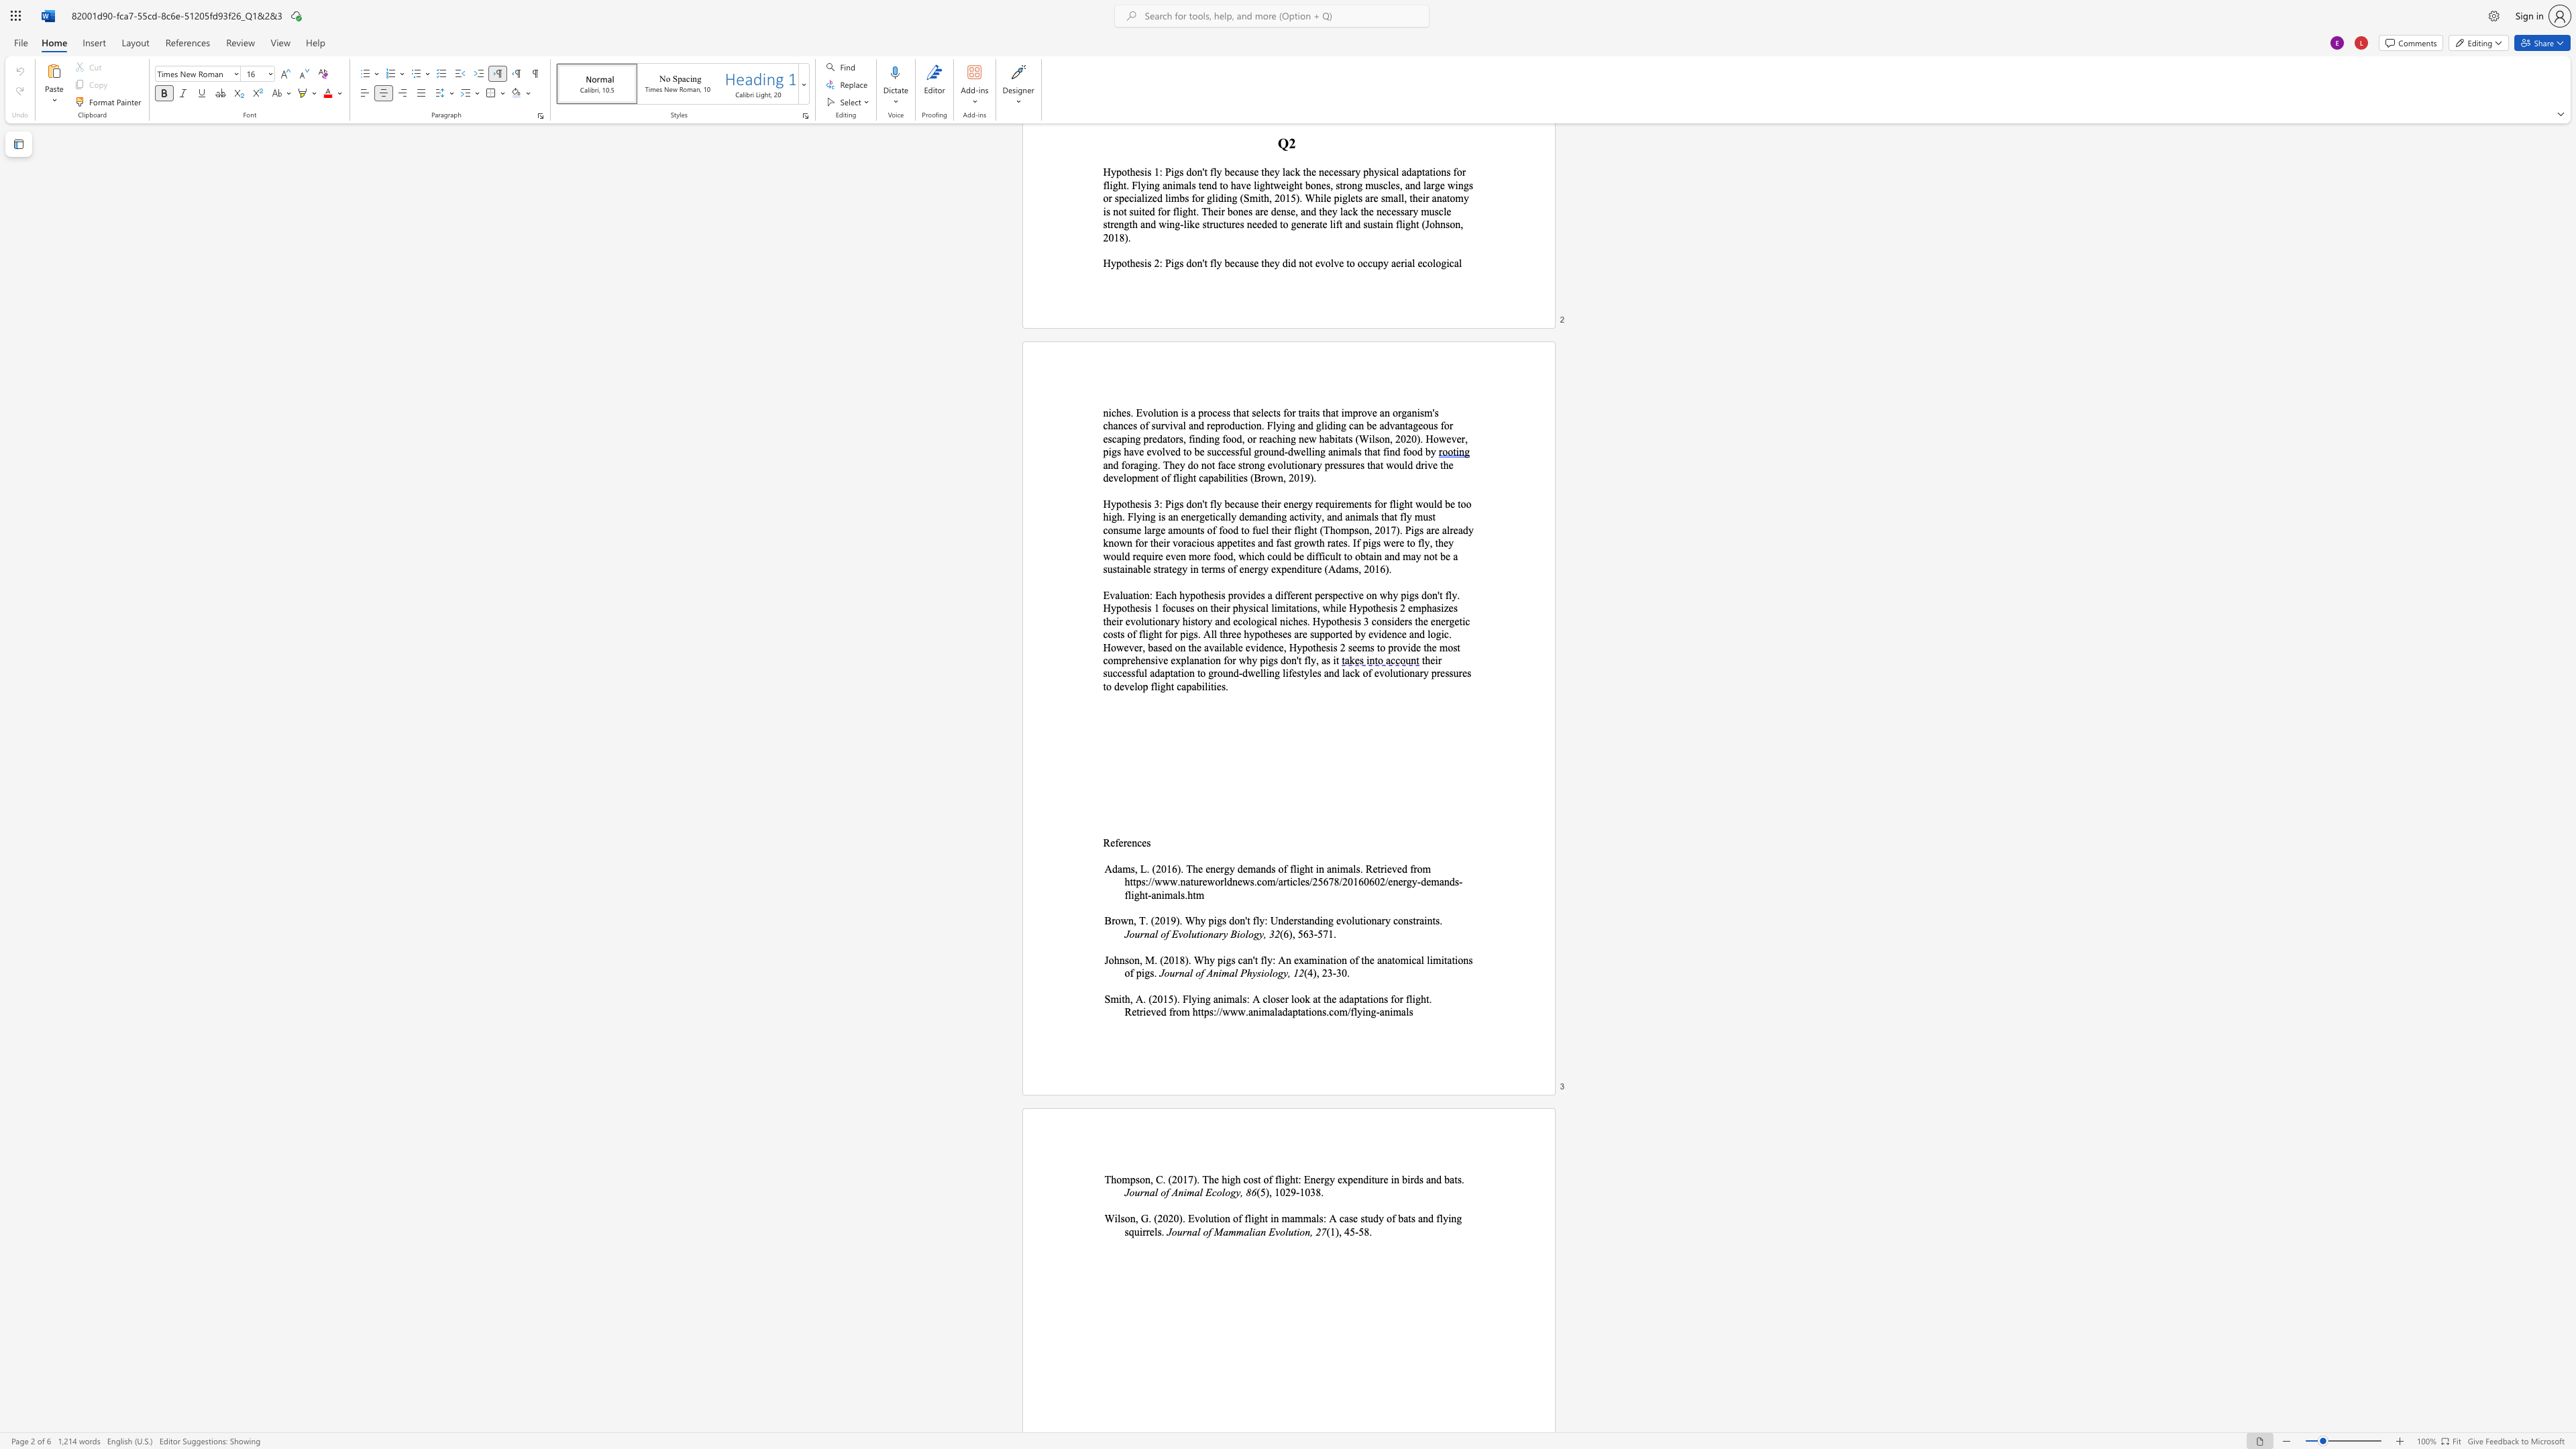  I want to click on the subset text "urnal of Animal Ecolo" within the text "Journal of Animal Ecology, 86", so click(1133, 1191).